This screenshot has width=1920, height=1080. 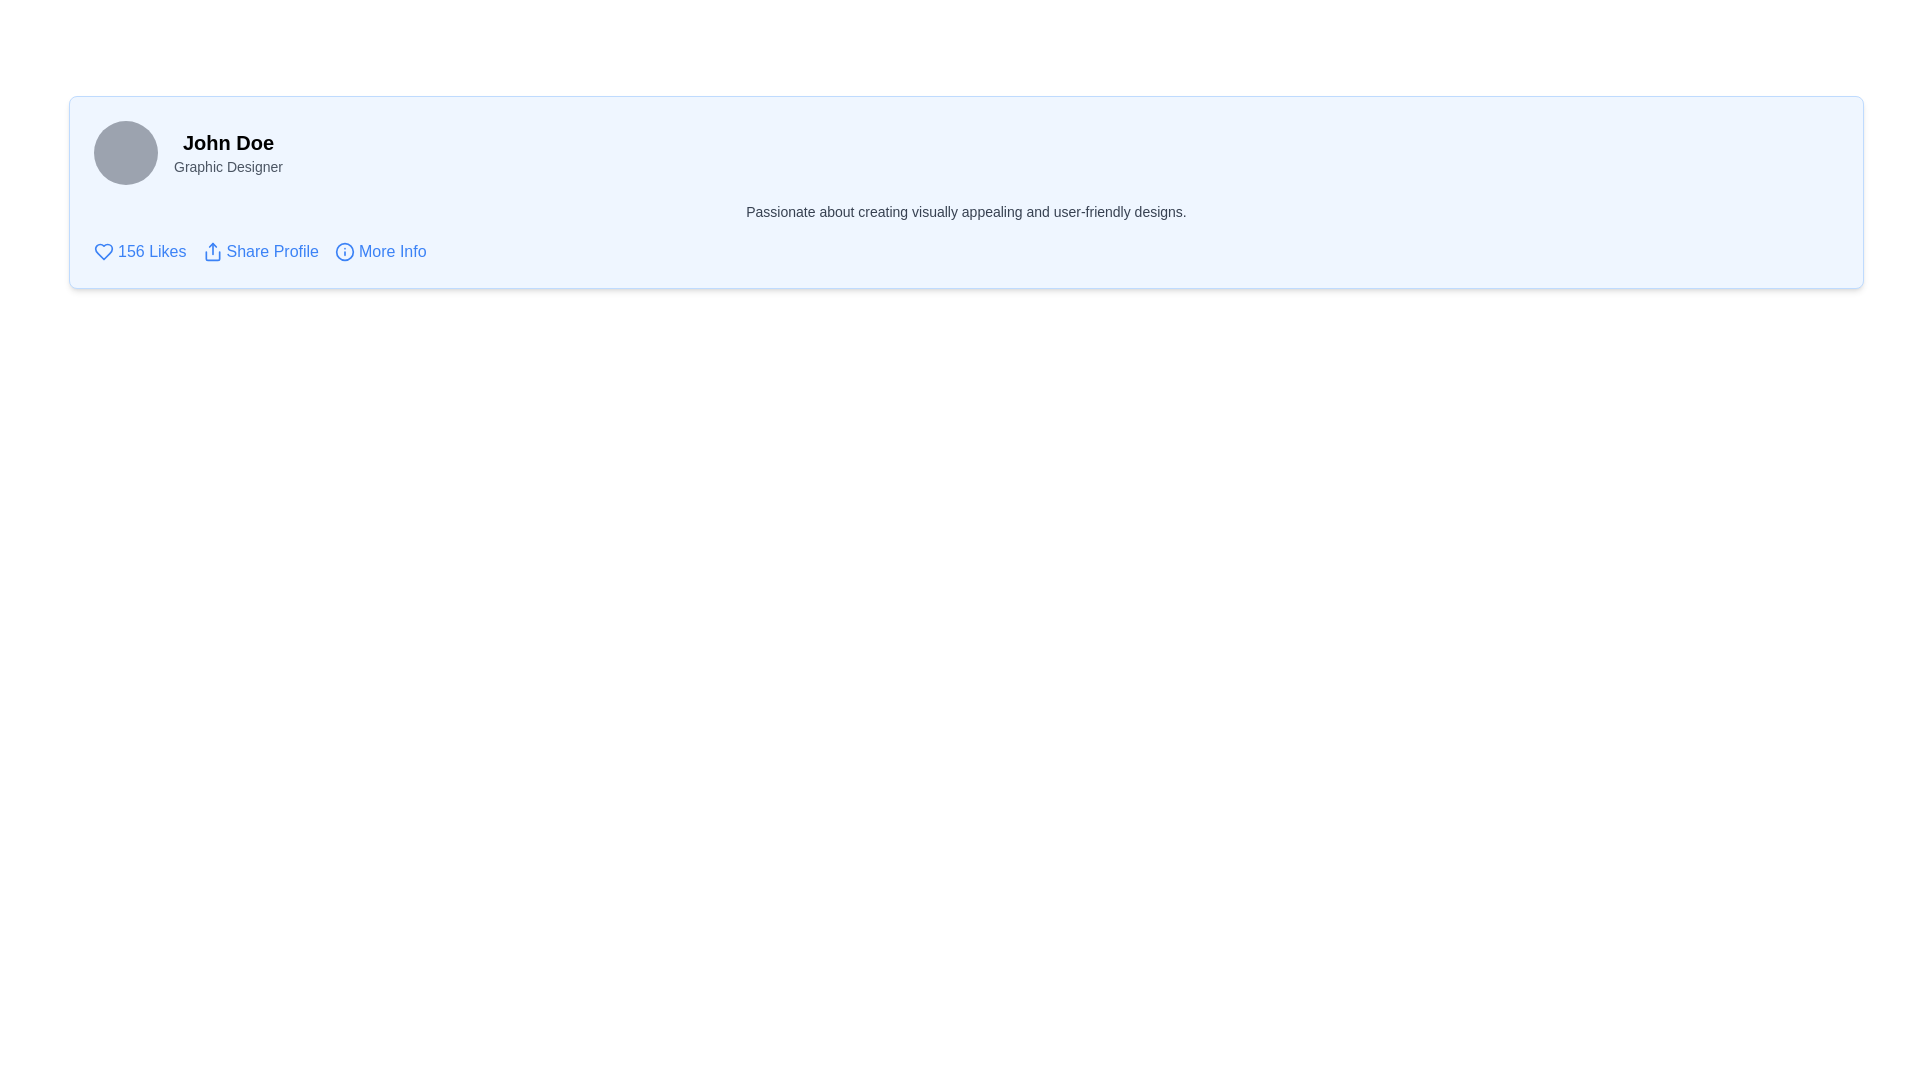 I want to click on the heart icon outlined in blue that precedes the '156 Likes' text to like the post, so click(x=103, y=250).